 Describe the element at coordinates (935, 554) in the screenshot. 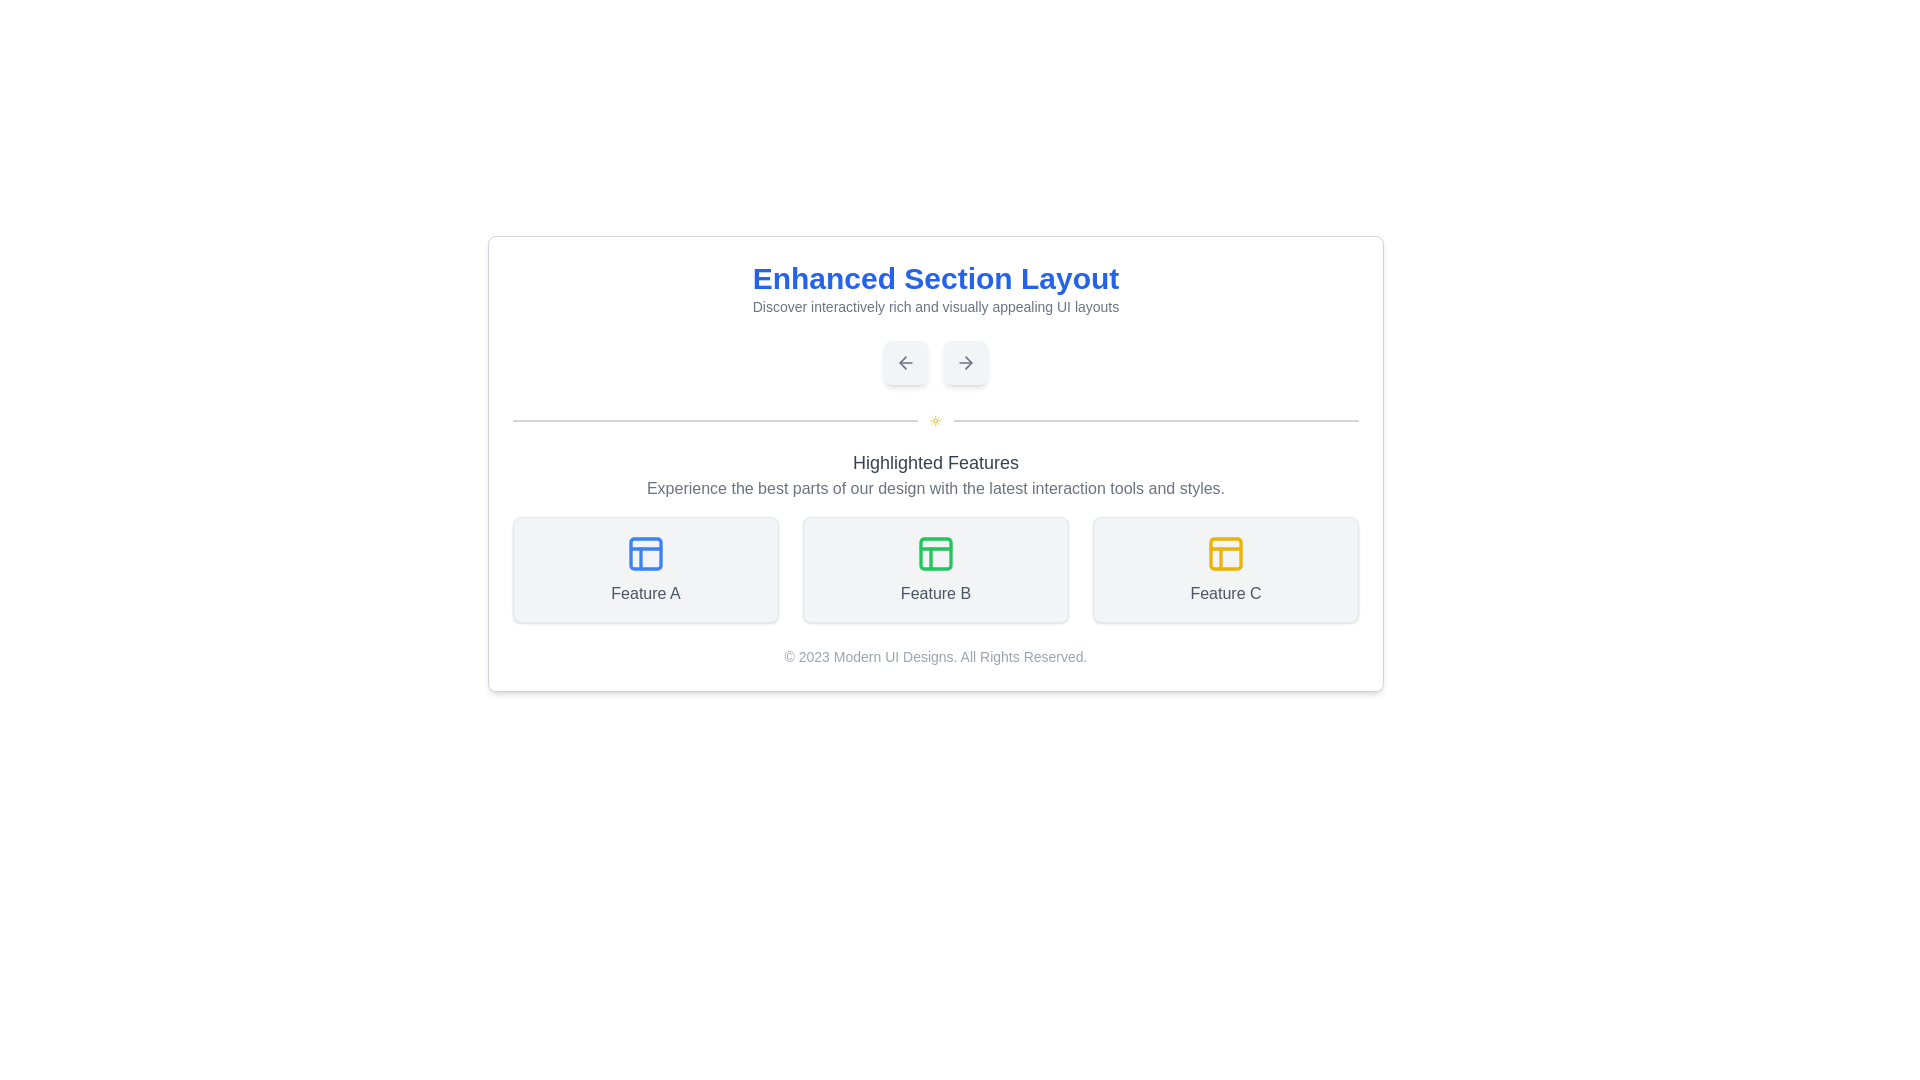

I see `the square graphic with rounded corners and a green border located in the 'Highlighted Features' section, specifically in 'Feature B.'` at that location.